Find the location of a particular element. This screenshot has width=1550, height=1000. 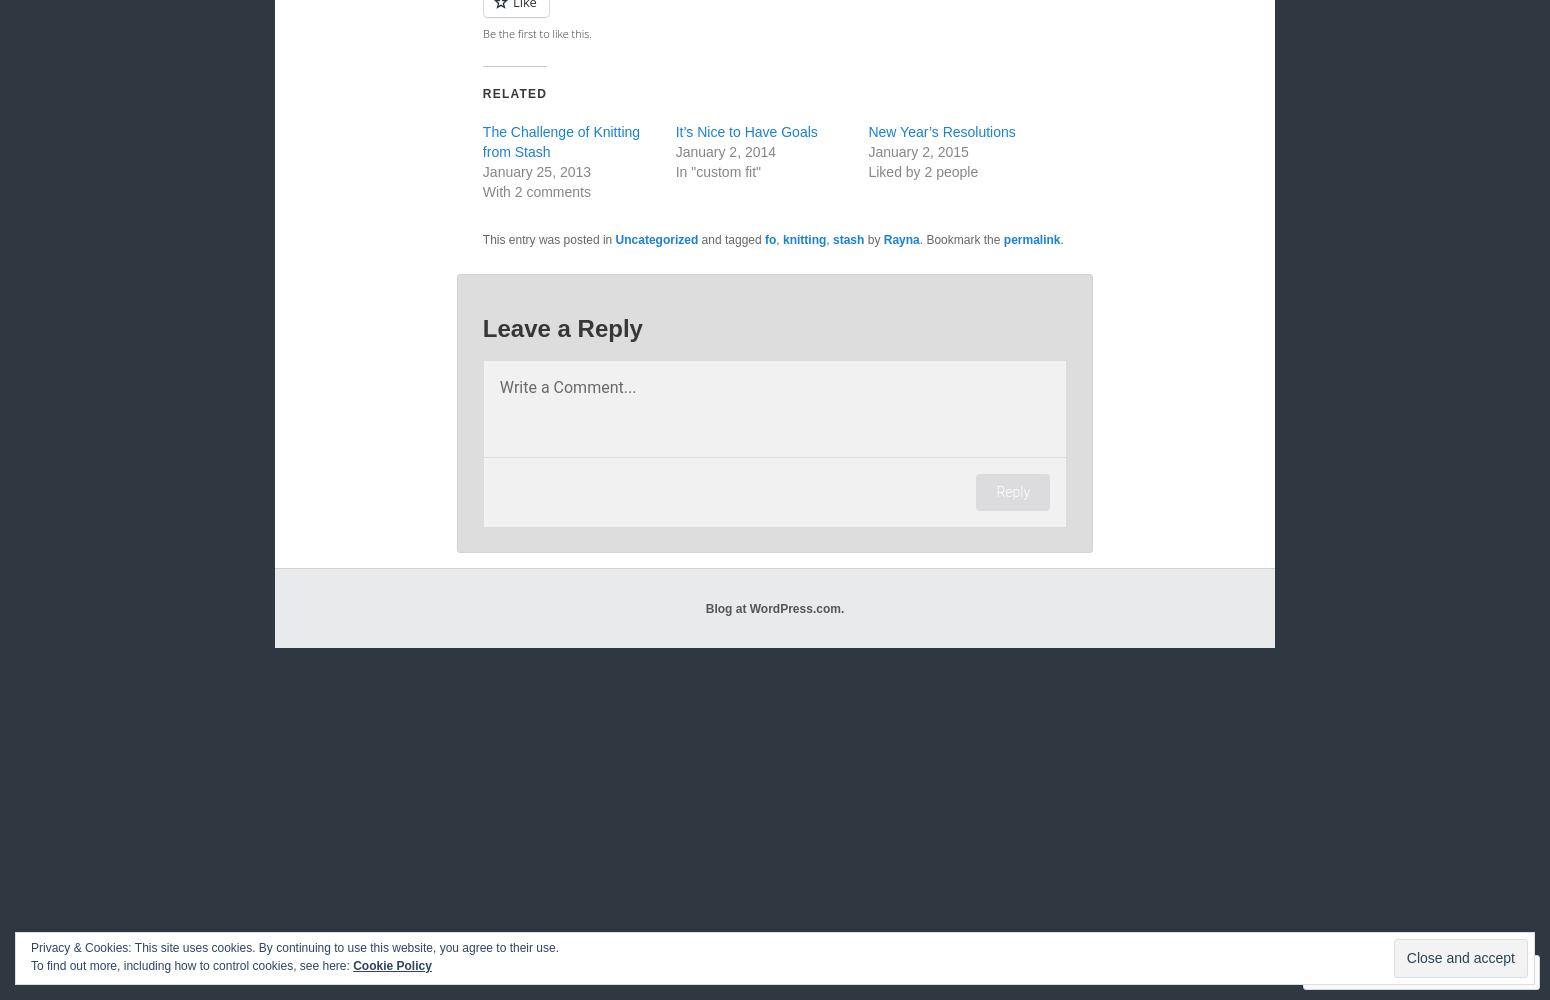

'Related' is located at coordinates (513, 93).